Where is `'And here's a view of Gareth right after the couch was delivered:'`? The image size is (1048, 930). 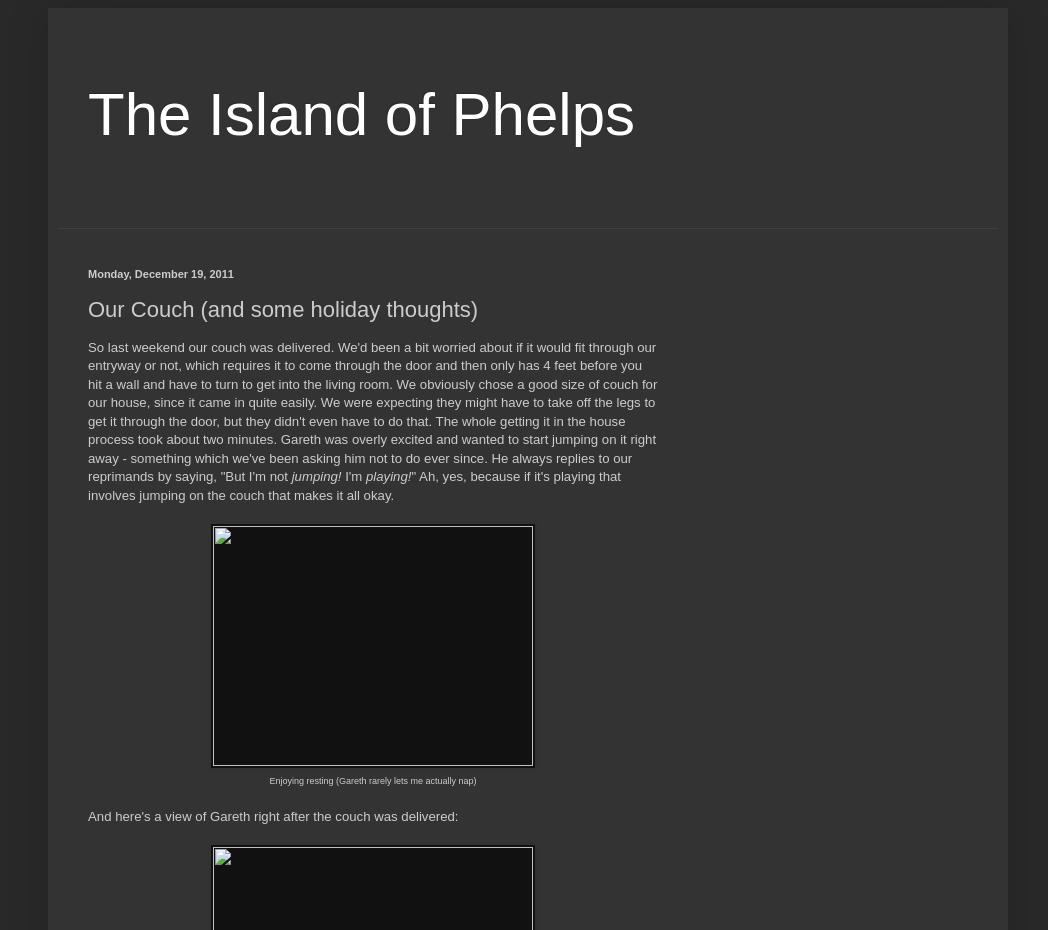 'And here's a view of Gareth right after the couch was delivered:' is located at coordinates (87, 815).